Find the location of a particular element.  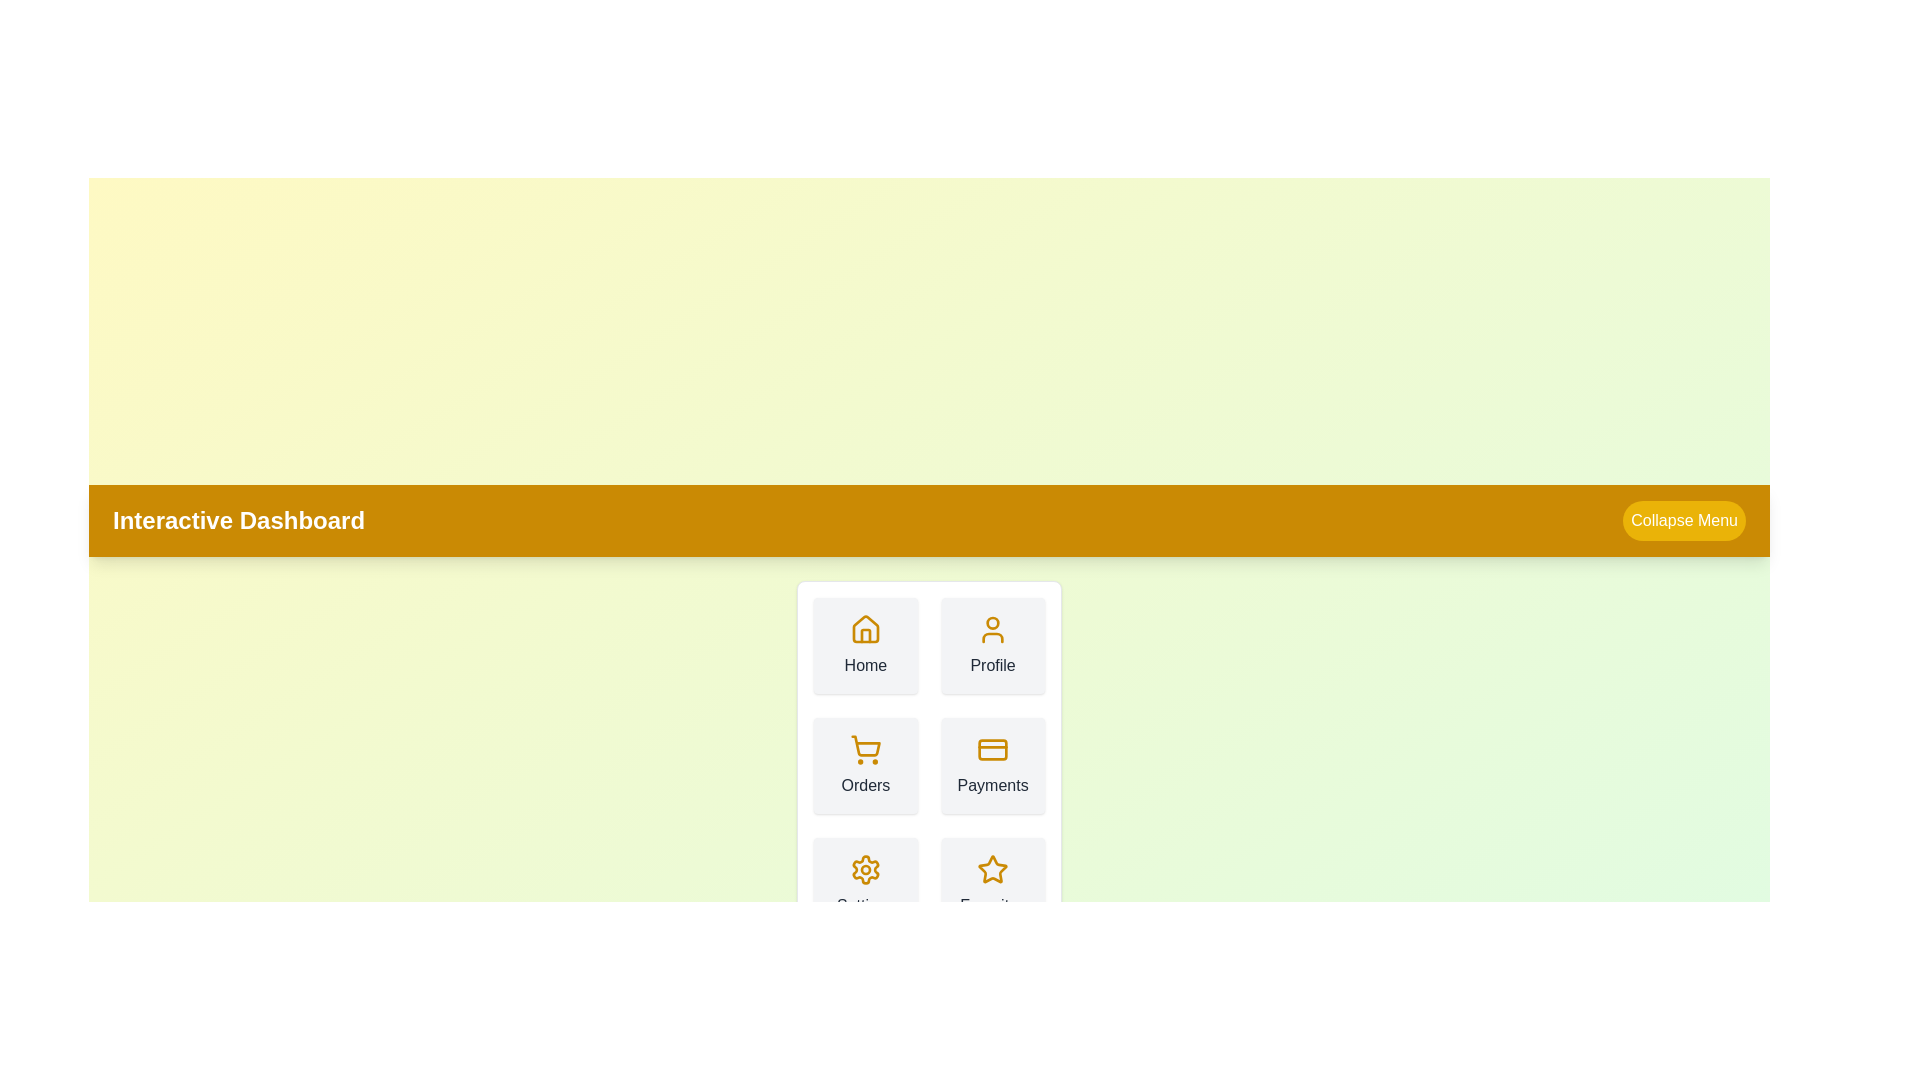

the icon corresponding to Profile is located at coordinates (993, 628).